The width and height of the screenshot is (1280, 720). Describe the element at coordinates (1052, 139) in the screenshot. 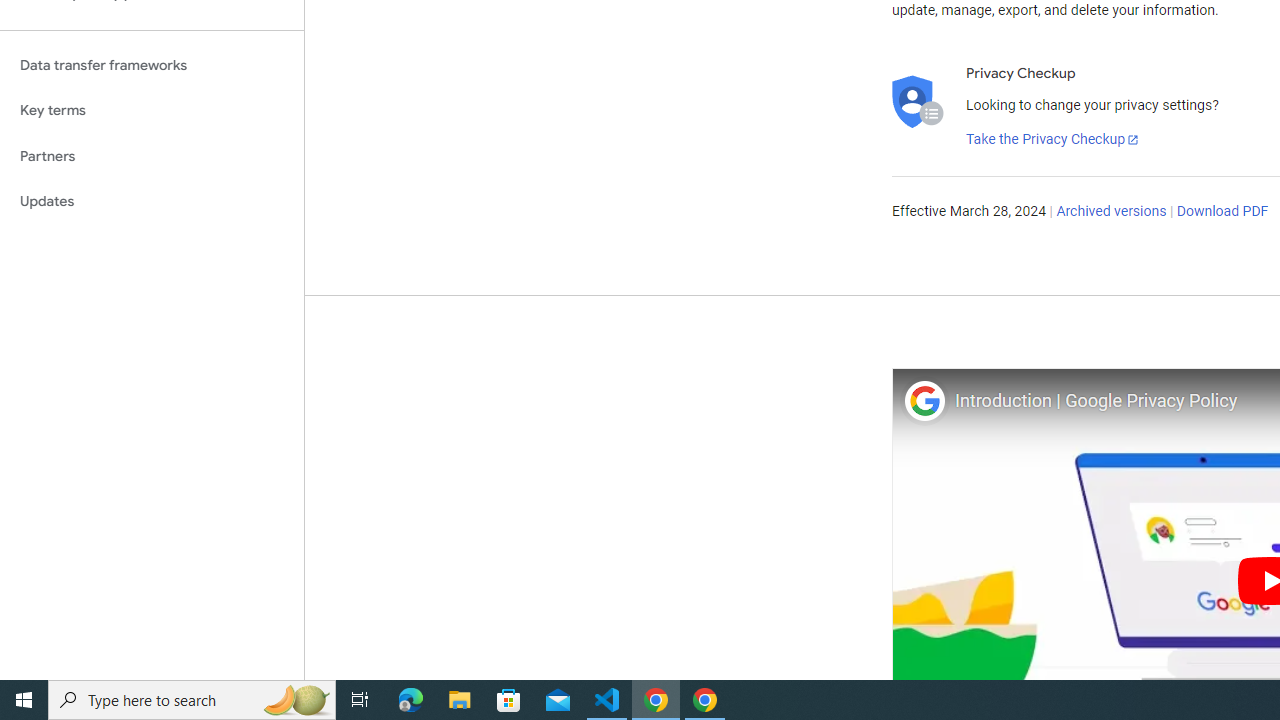

I see `'Take the Privacy Checkup'` at that location.